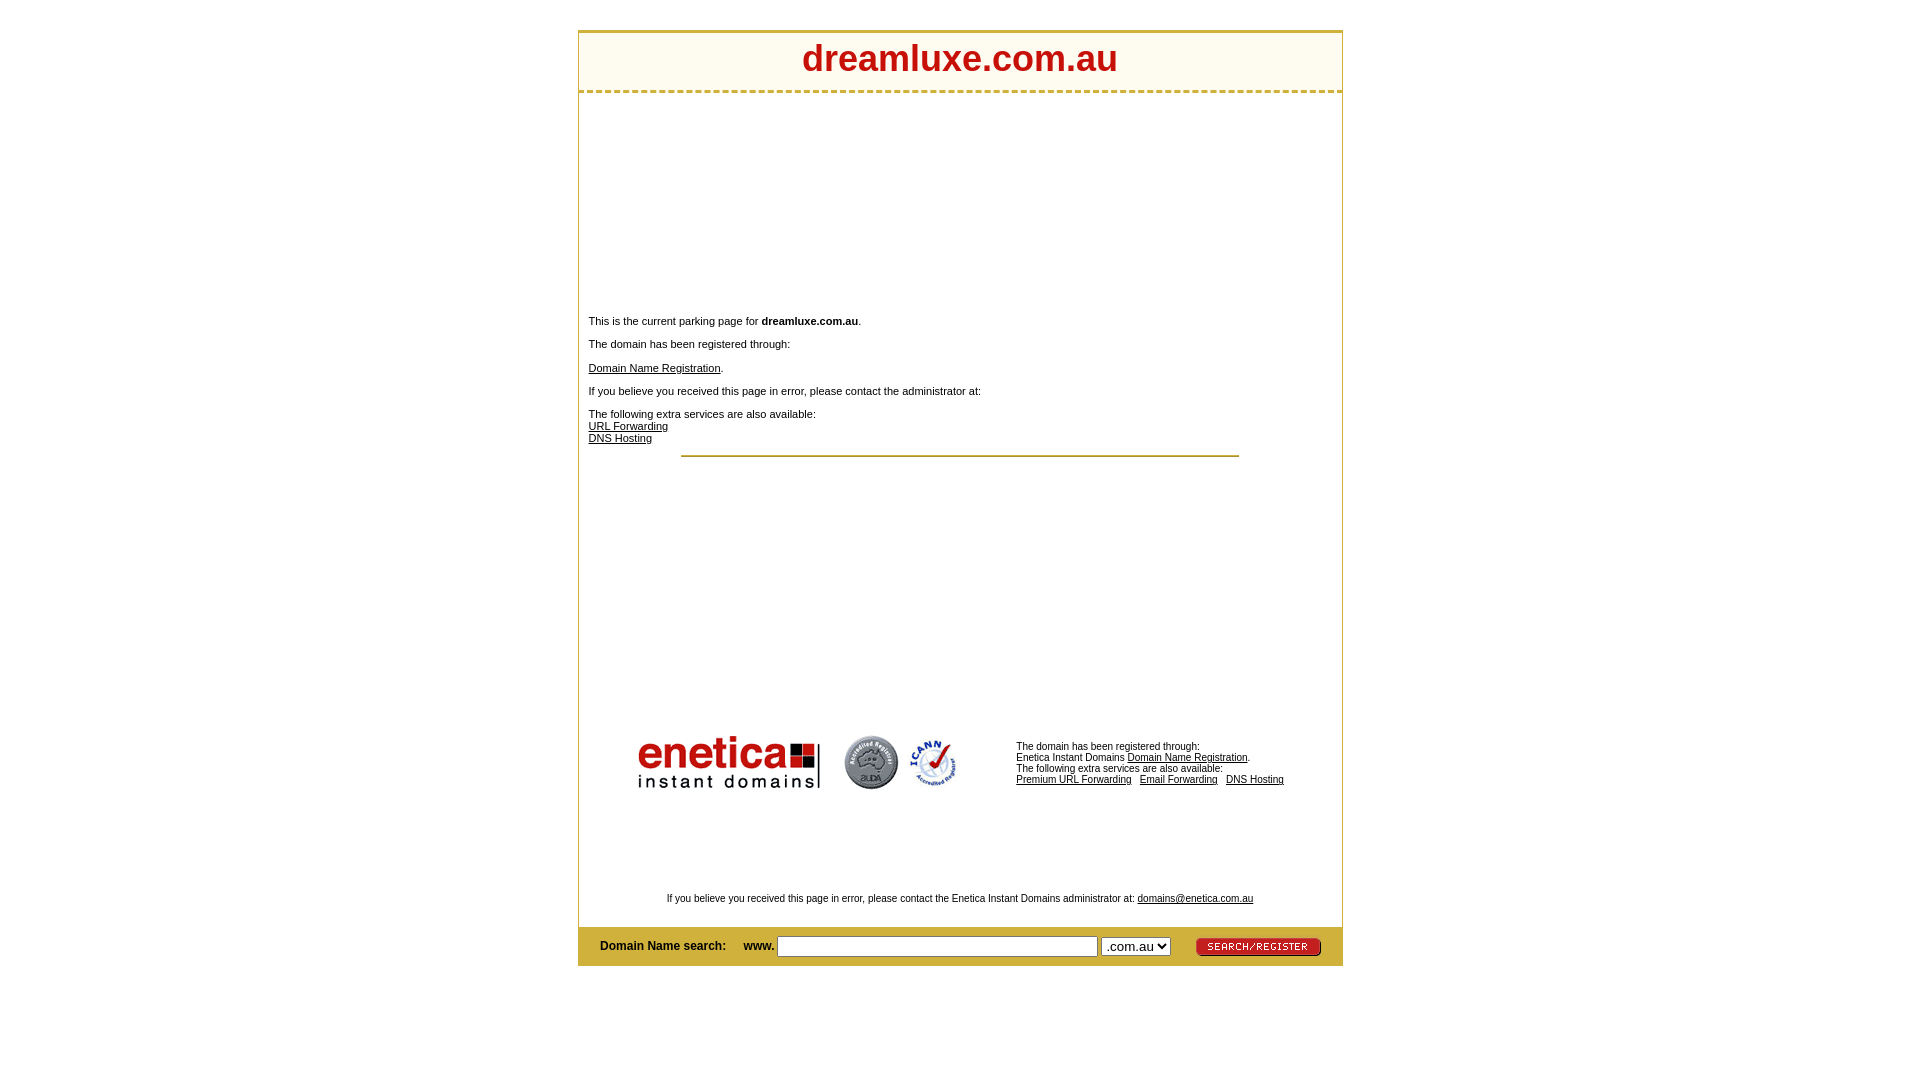  I want to click on 'Domain Name Registration', so click(653, 367).